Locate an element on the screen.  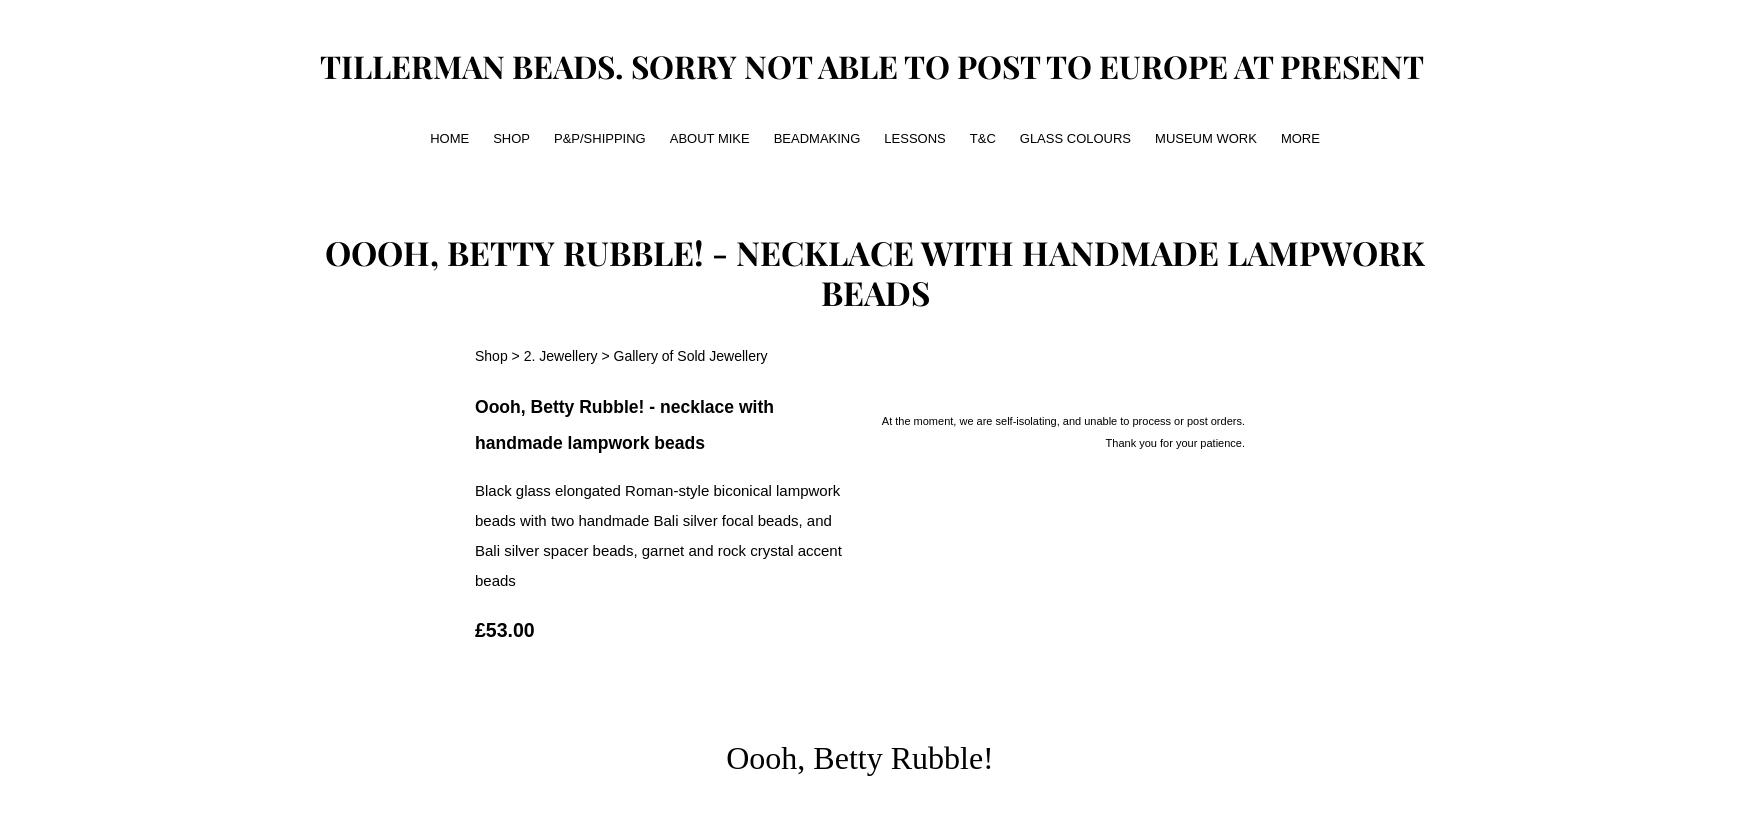
'Museum Work' is located at coordinates (1154, 136).